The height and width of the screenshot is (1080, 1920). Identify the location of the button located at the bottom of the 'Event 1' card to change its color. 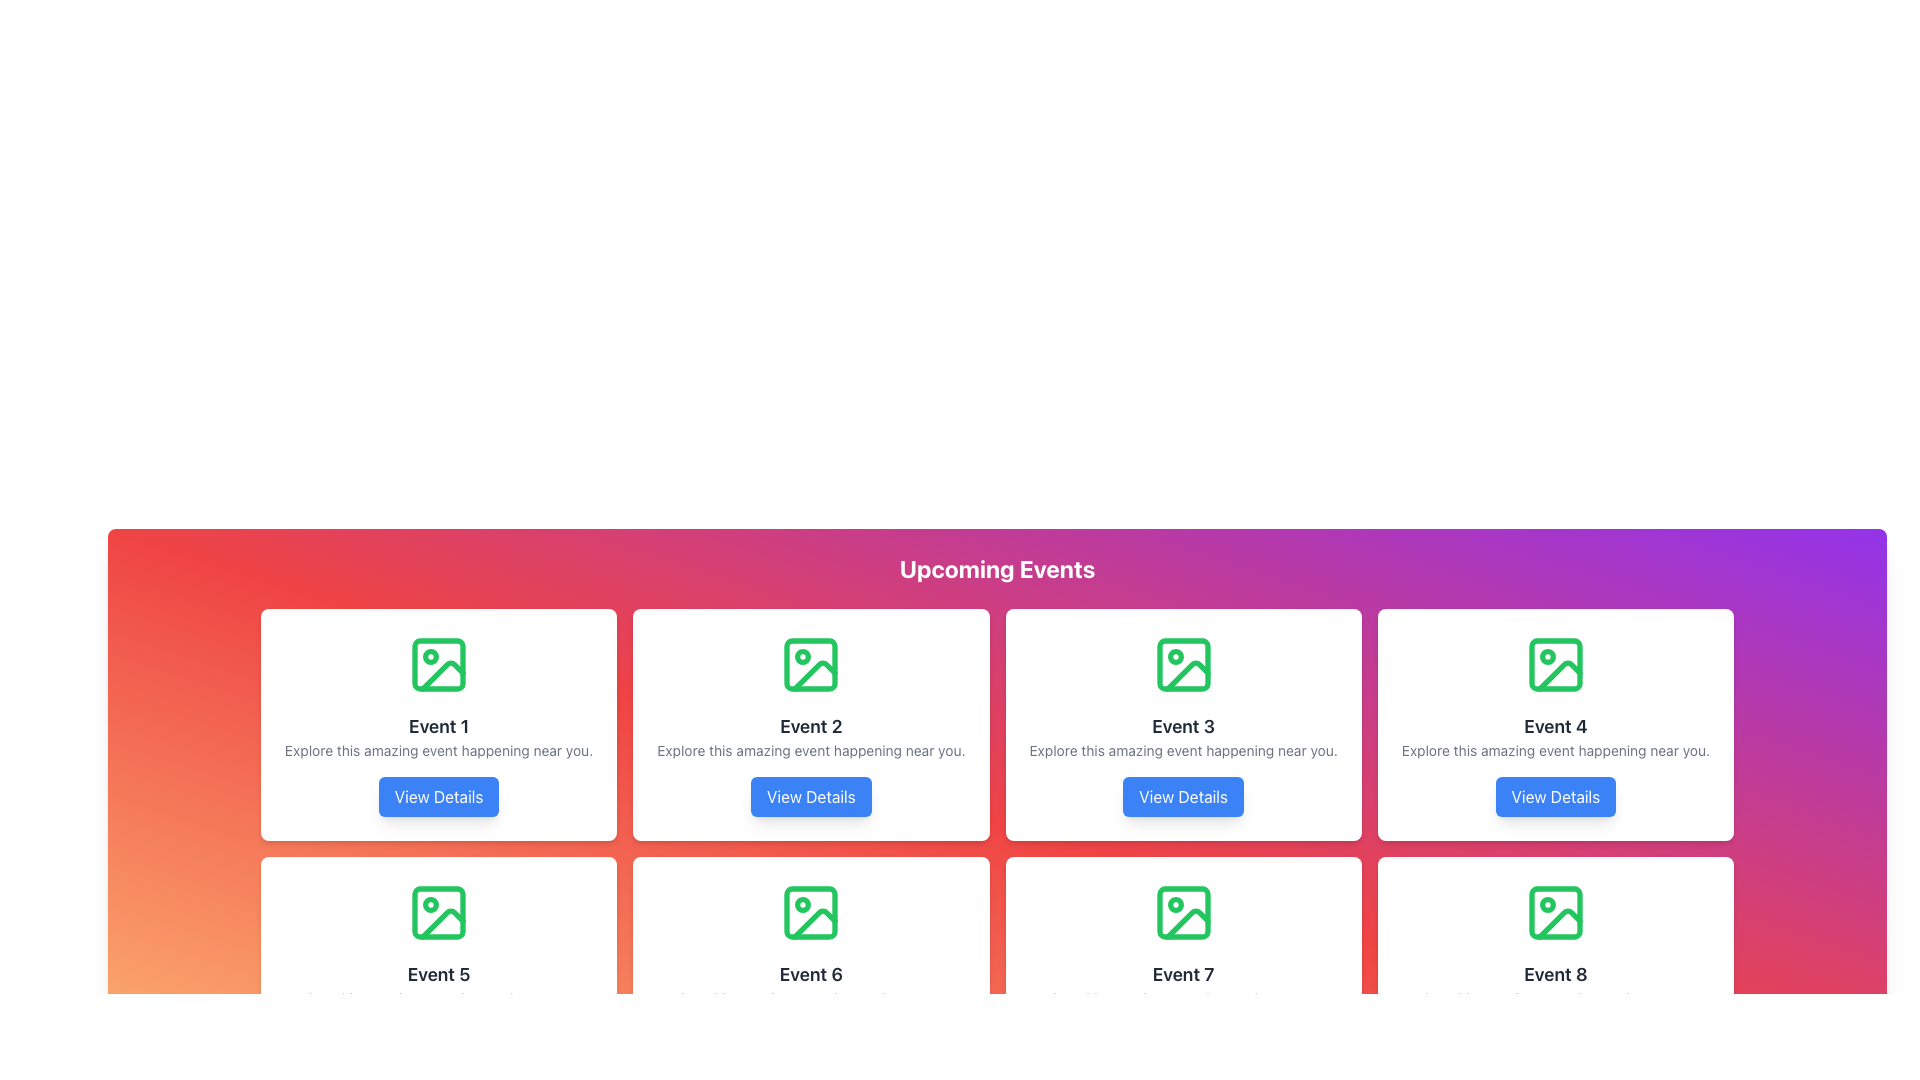
(438, 796).